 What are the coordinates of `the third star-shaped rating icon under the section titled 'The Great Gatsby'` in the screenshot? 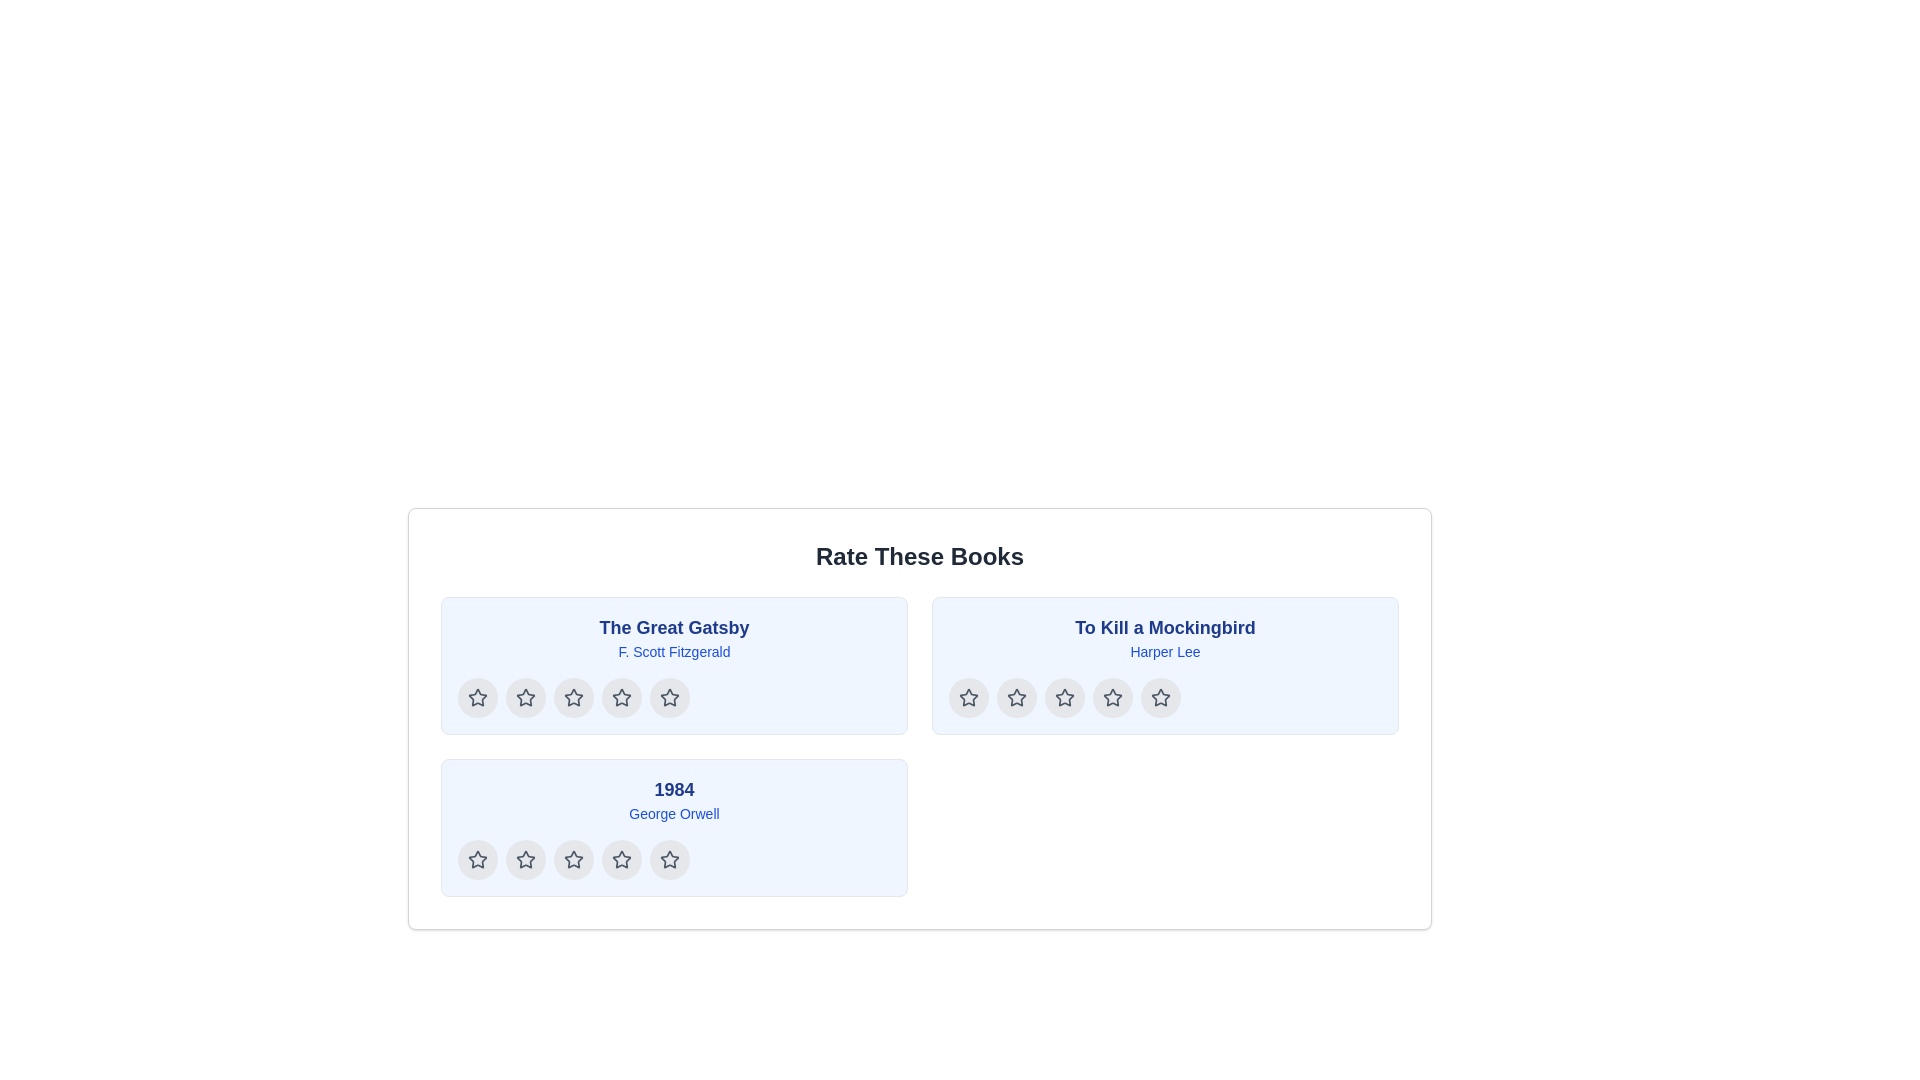 It's located at (573, 696).